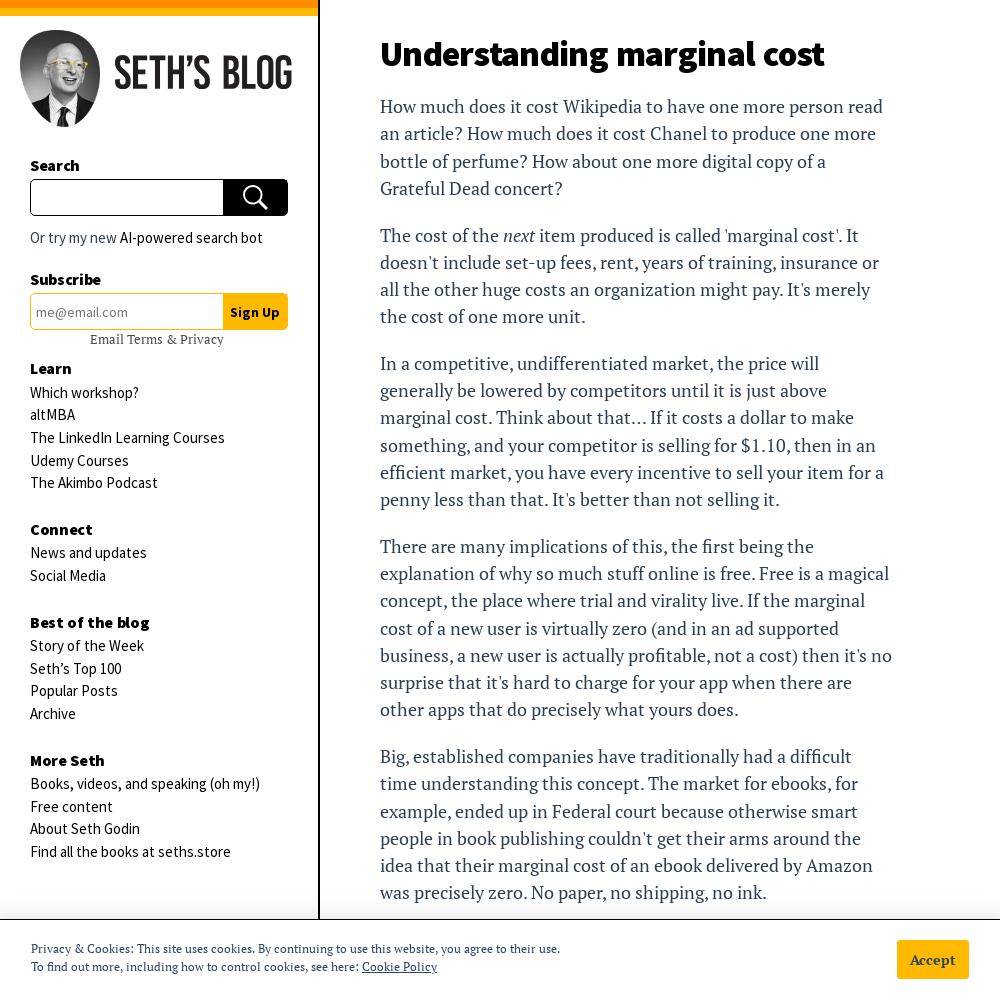 The height and width of the screenshot is (999, 1000). What do you see at coordinates (52, 413) in the screenshot?
I see `'altMBA'` at bounding box center [52, 413].